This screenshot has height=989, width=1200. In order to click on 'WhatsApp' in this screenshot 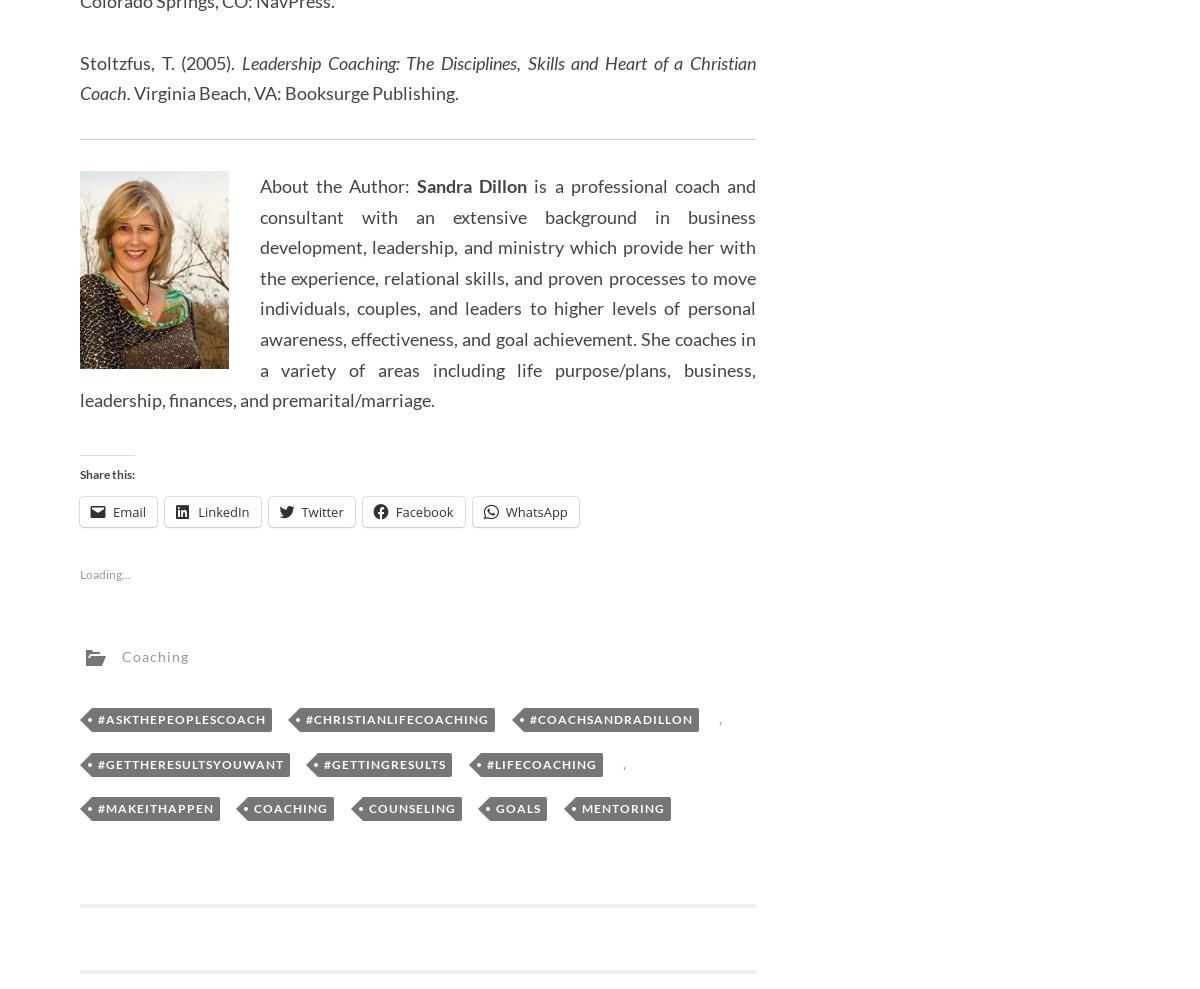, I will do `click(535, 511)`.